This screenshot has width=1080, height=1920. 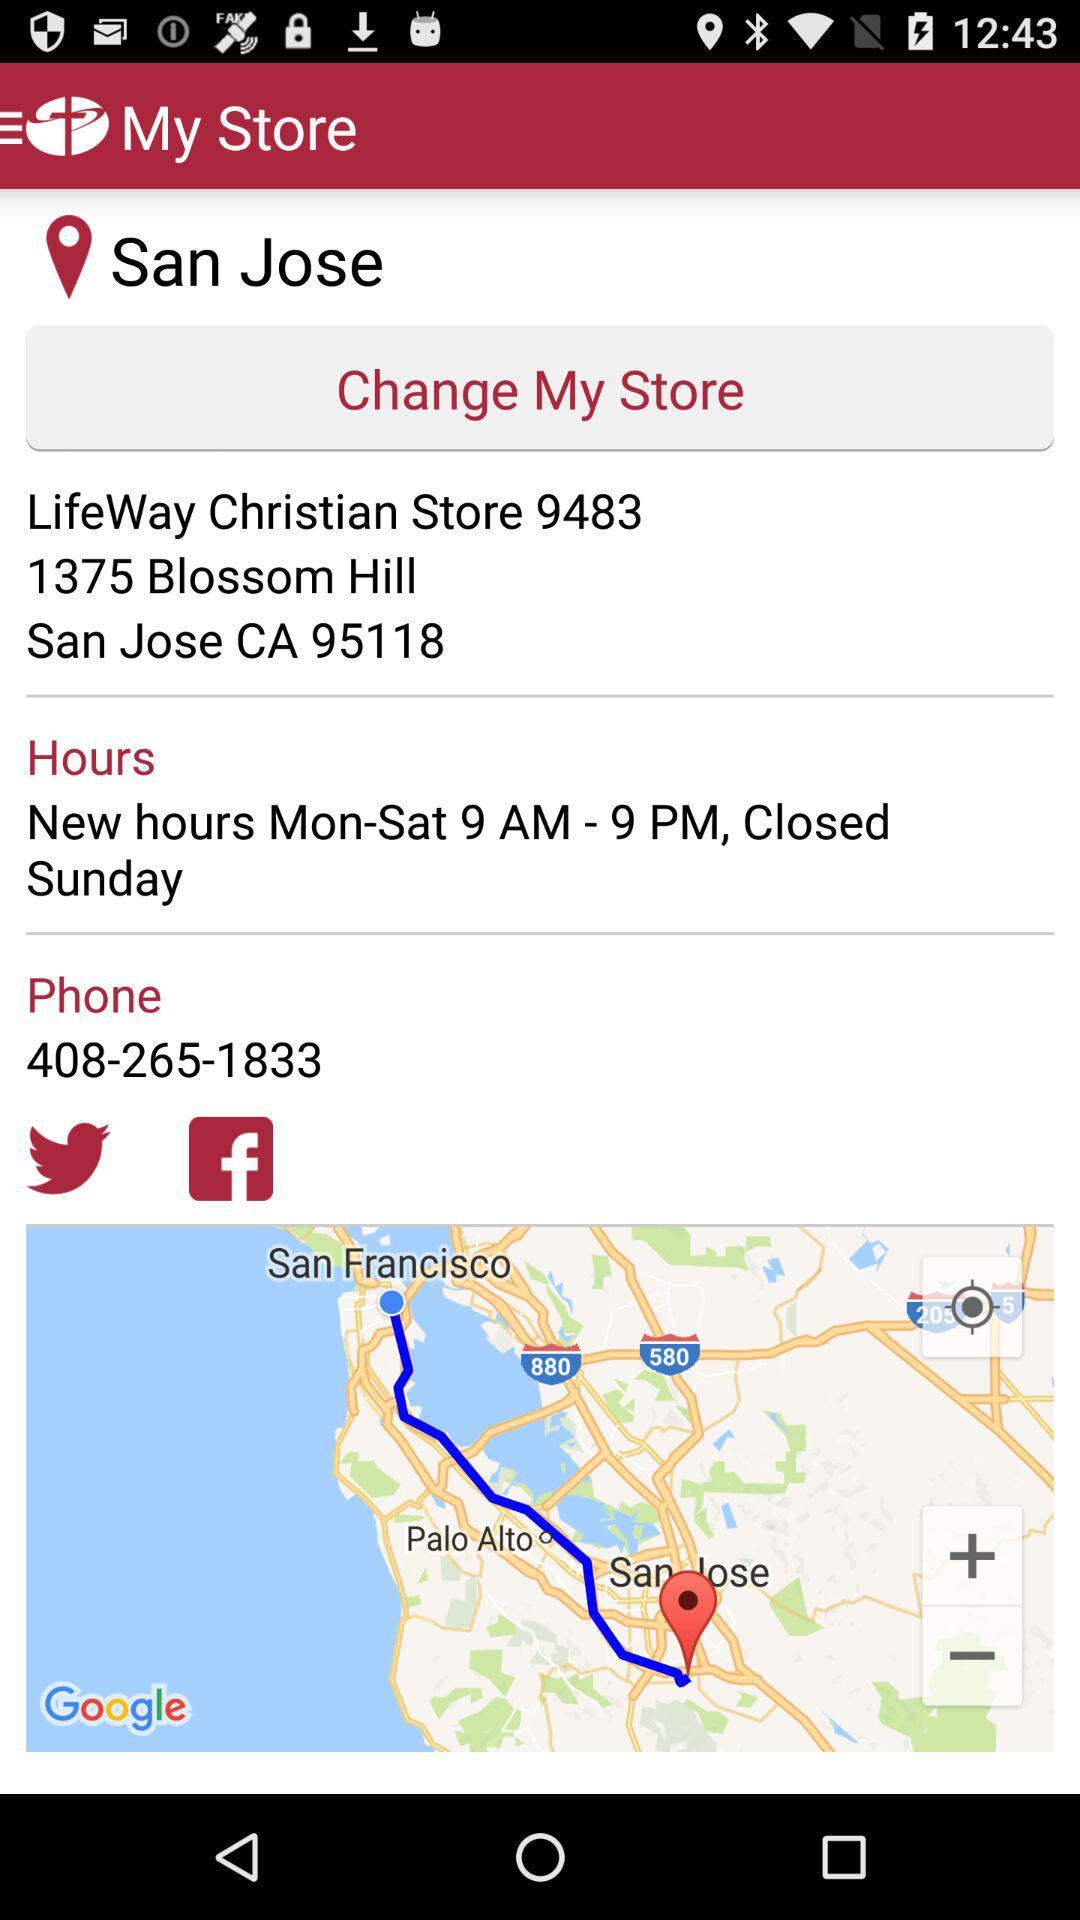 What do you see at coordinates (67, 1158) in the screenshot?
I see `open twitter of store` at bounding box center [67, 1158].